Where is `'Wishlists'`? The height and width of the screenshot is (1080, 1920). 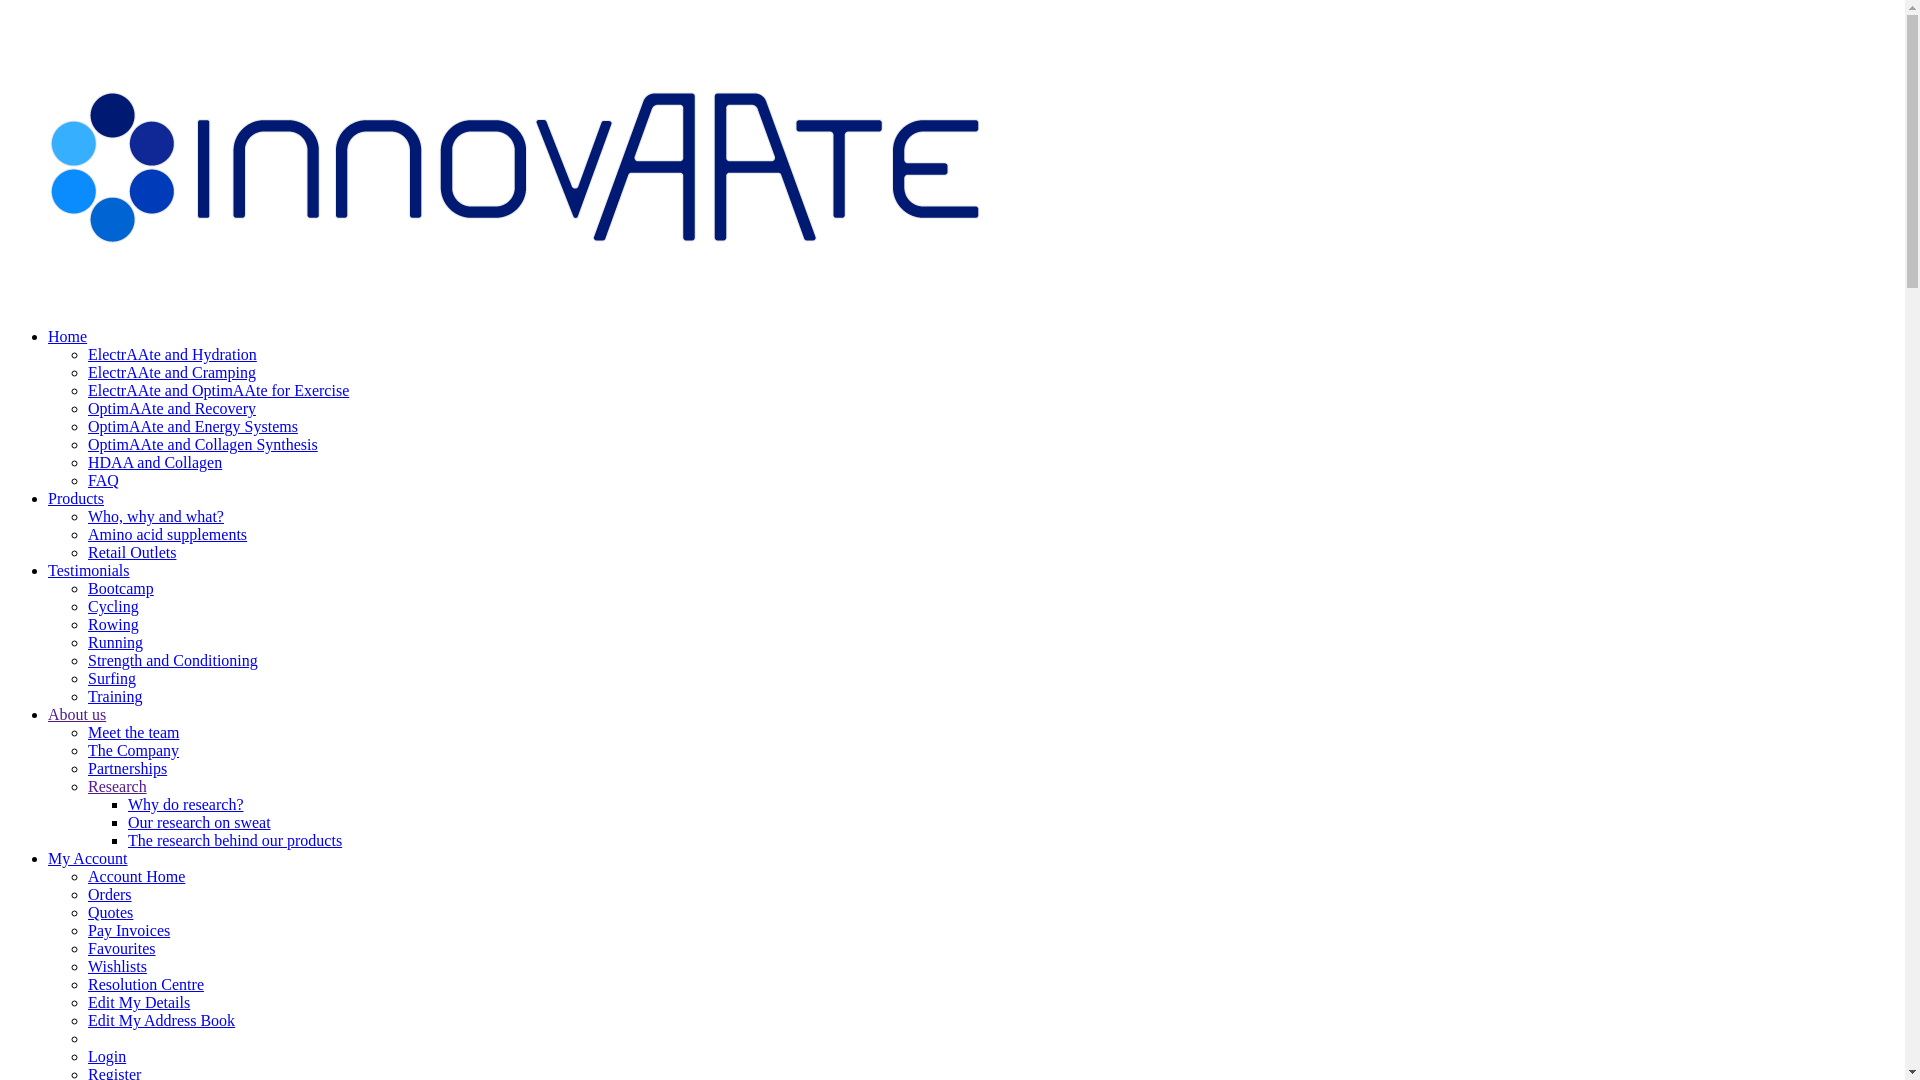
'Wishlists' is located at coordinates (116, 965).